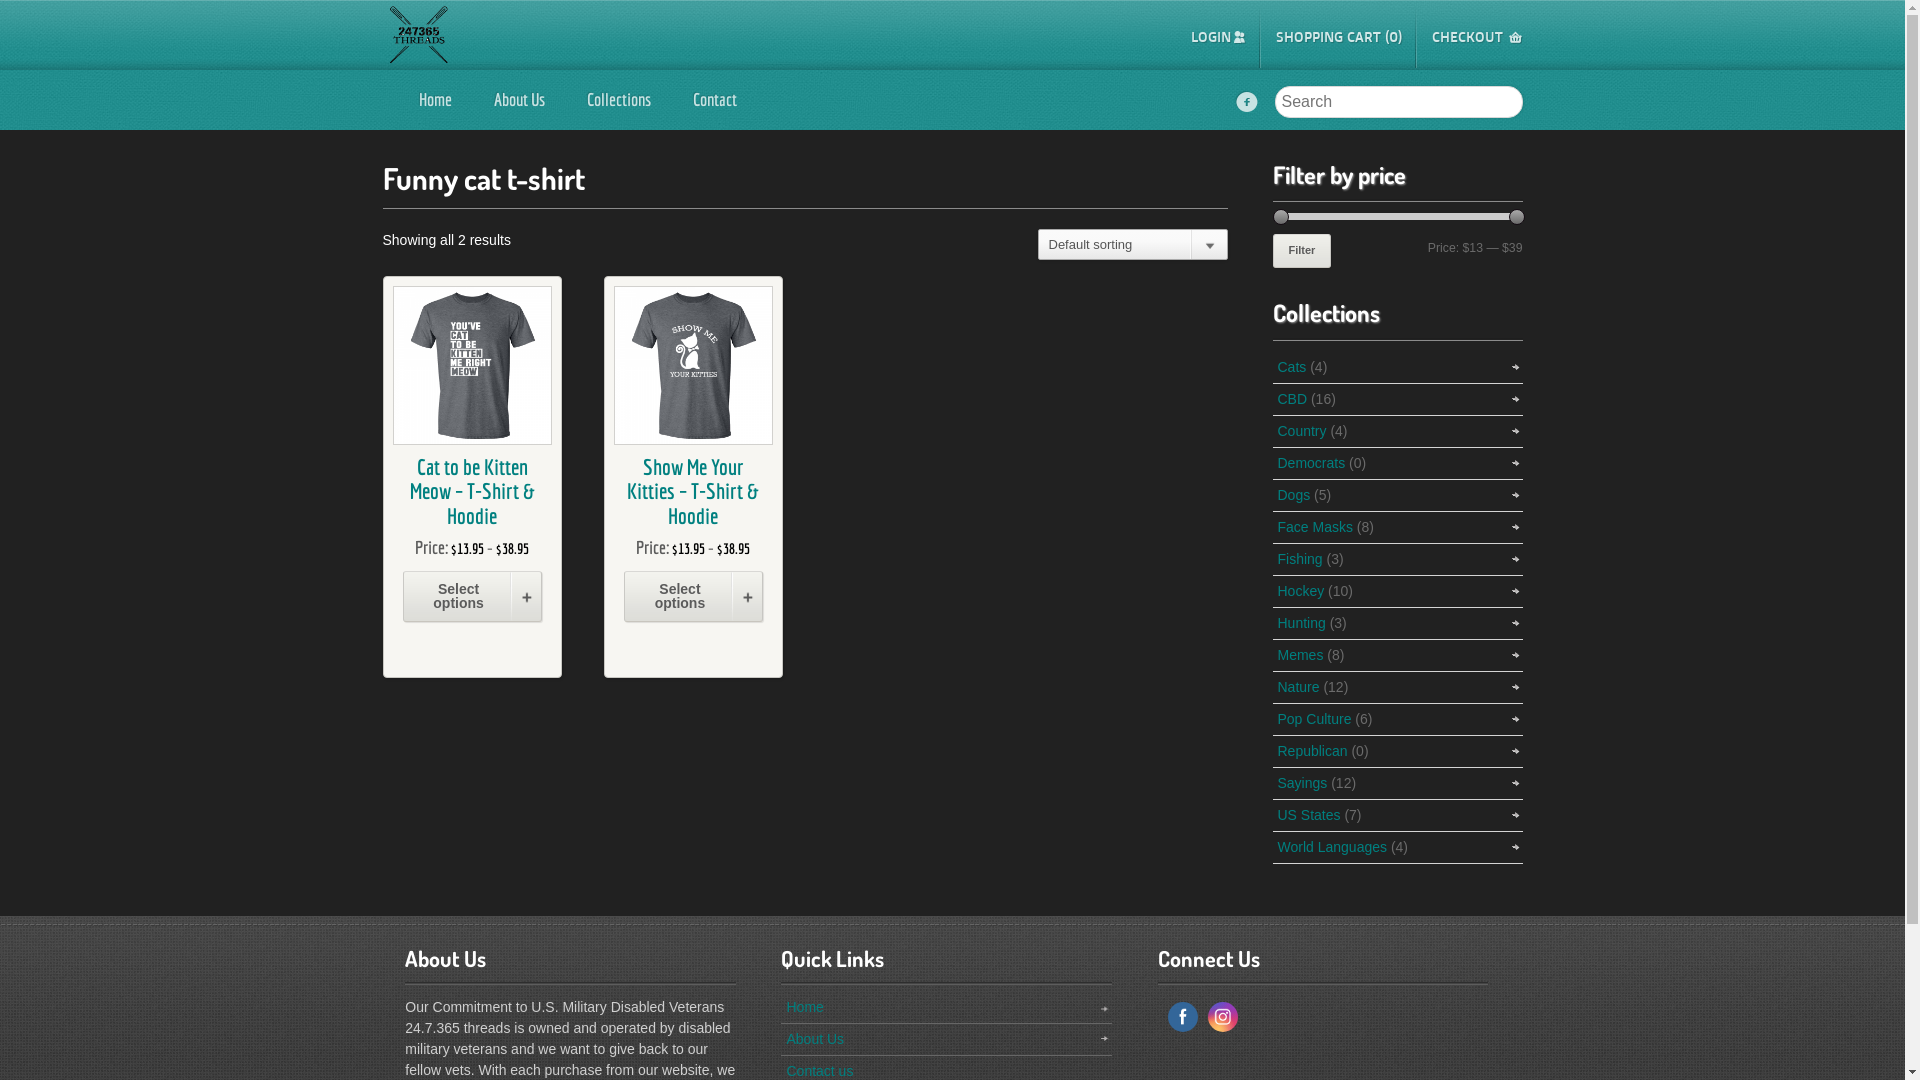  I want to click on 'Memes', so click(1300, 655).